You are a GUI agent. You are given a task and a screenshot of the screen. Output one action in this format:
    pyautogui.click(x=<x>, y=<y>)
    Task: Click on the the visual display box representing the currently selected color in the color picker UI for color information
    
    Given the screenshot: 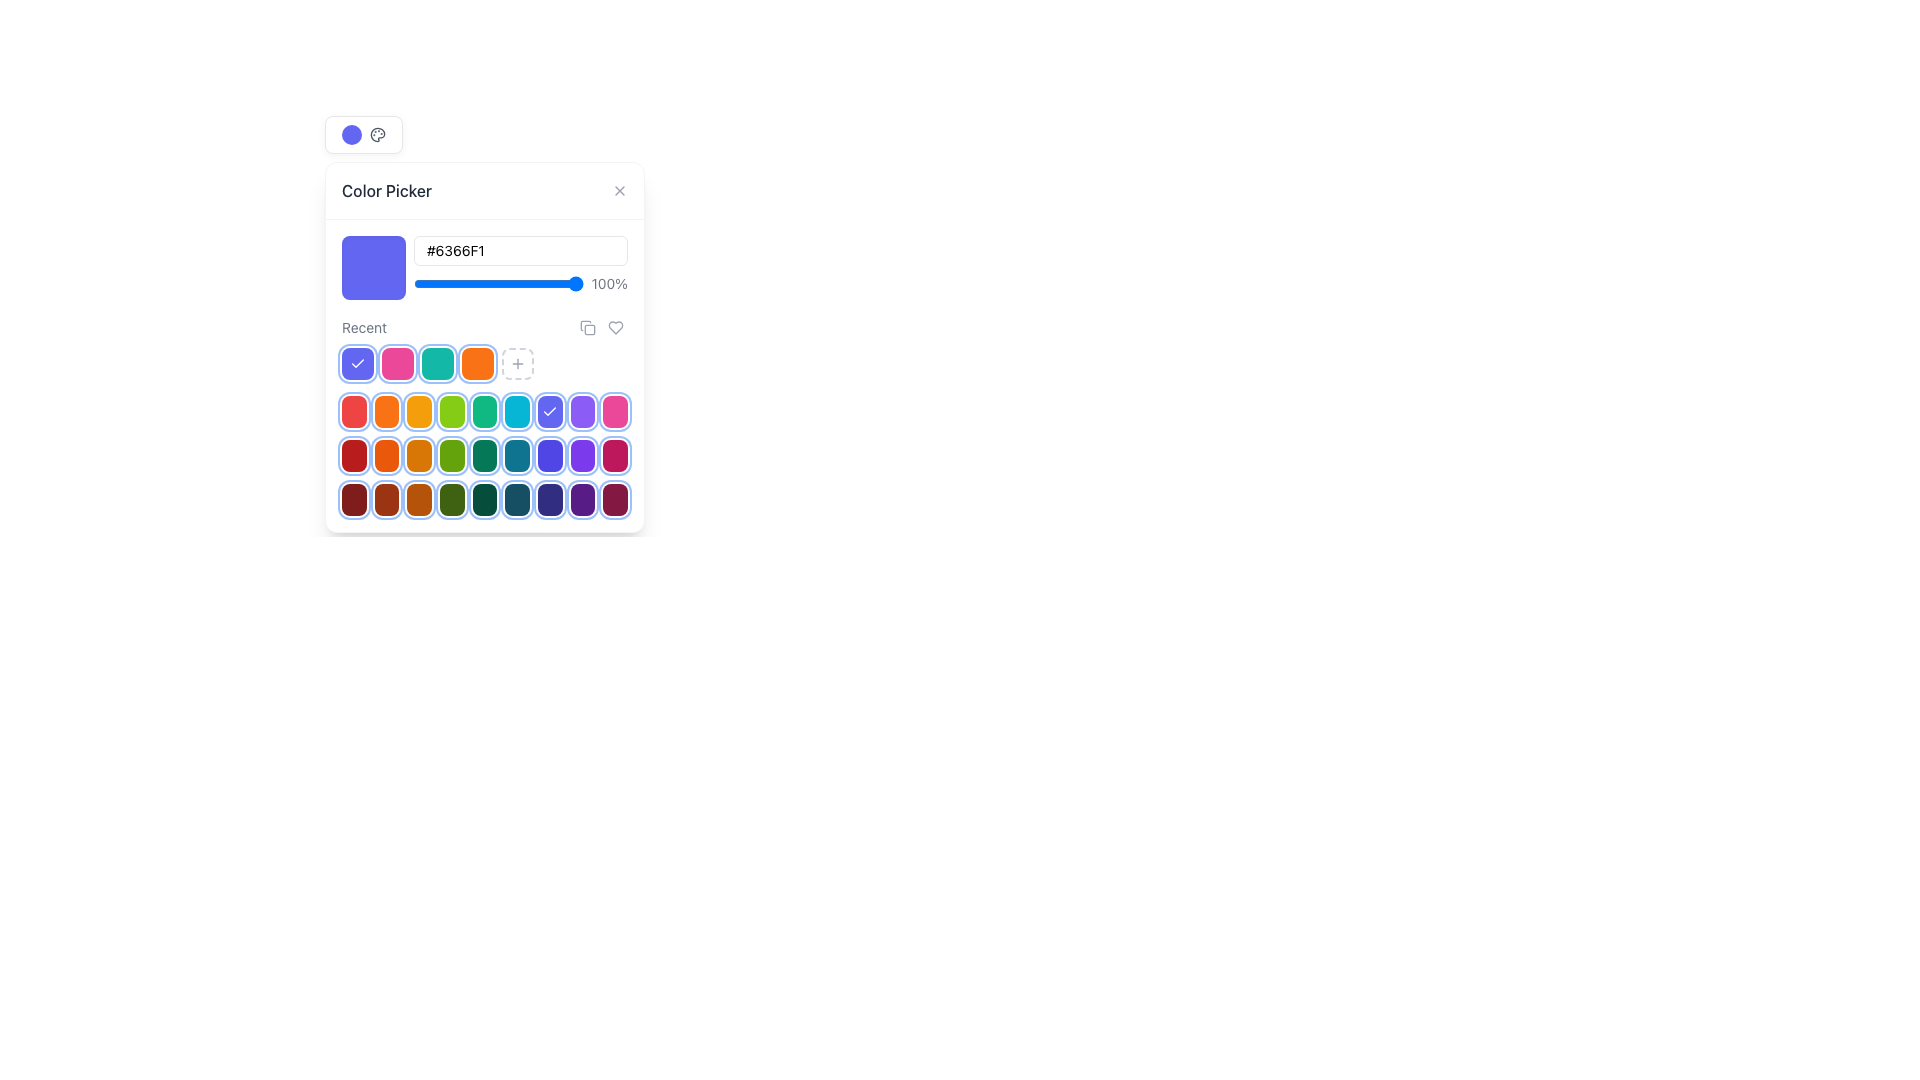 What is the action you would take?
    pyautogui.click(x=374, y=266)
    